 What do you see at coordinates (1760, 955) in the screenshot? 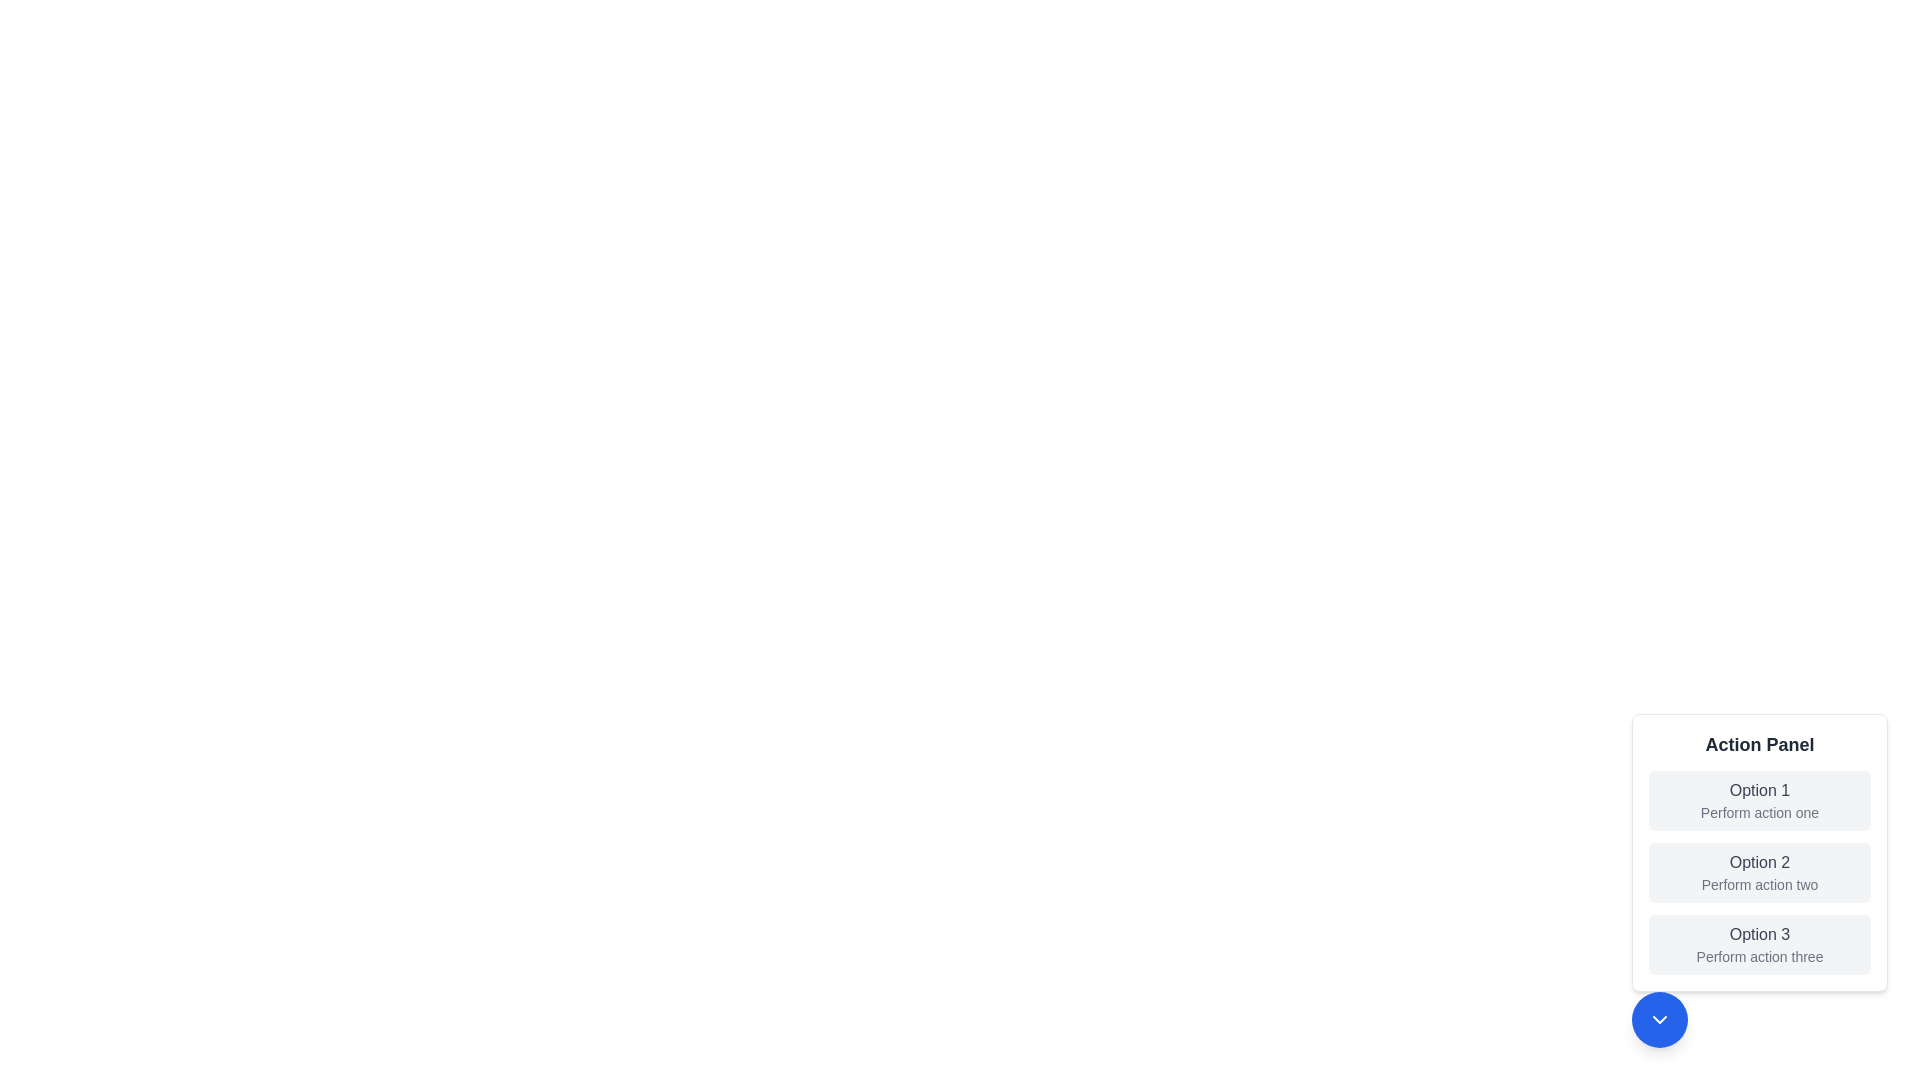
I see `the Text label that describes 'Option 3', located in the 'Action Panel' area as the second line of text` at bounding box center [1760, 955].